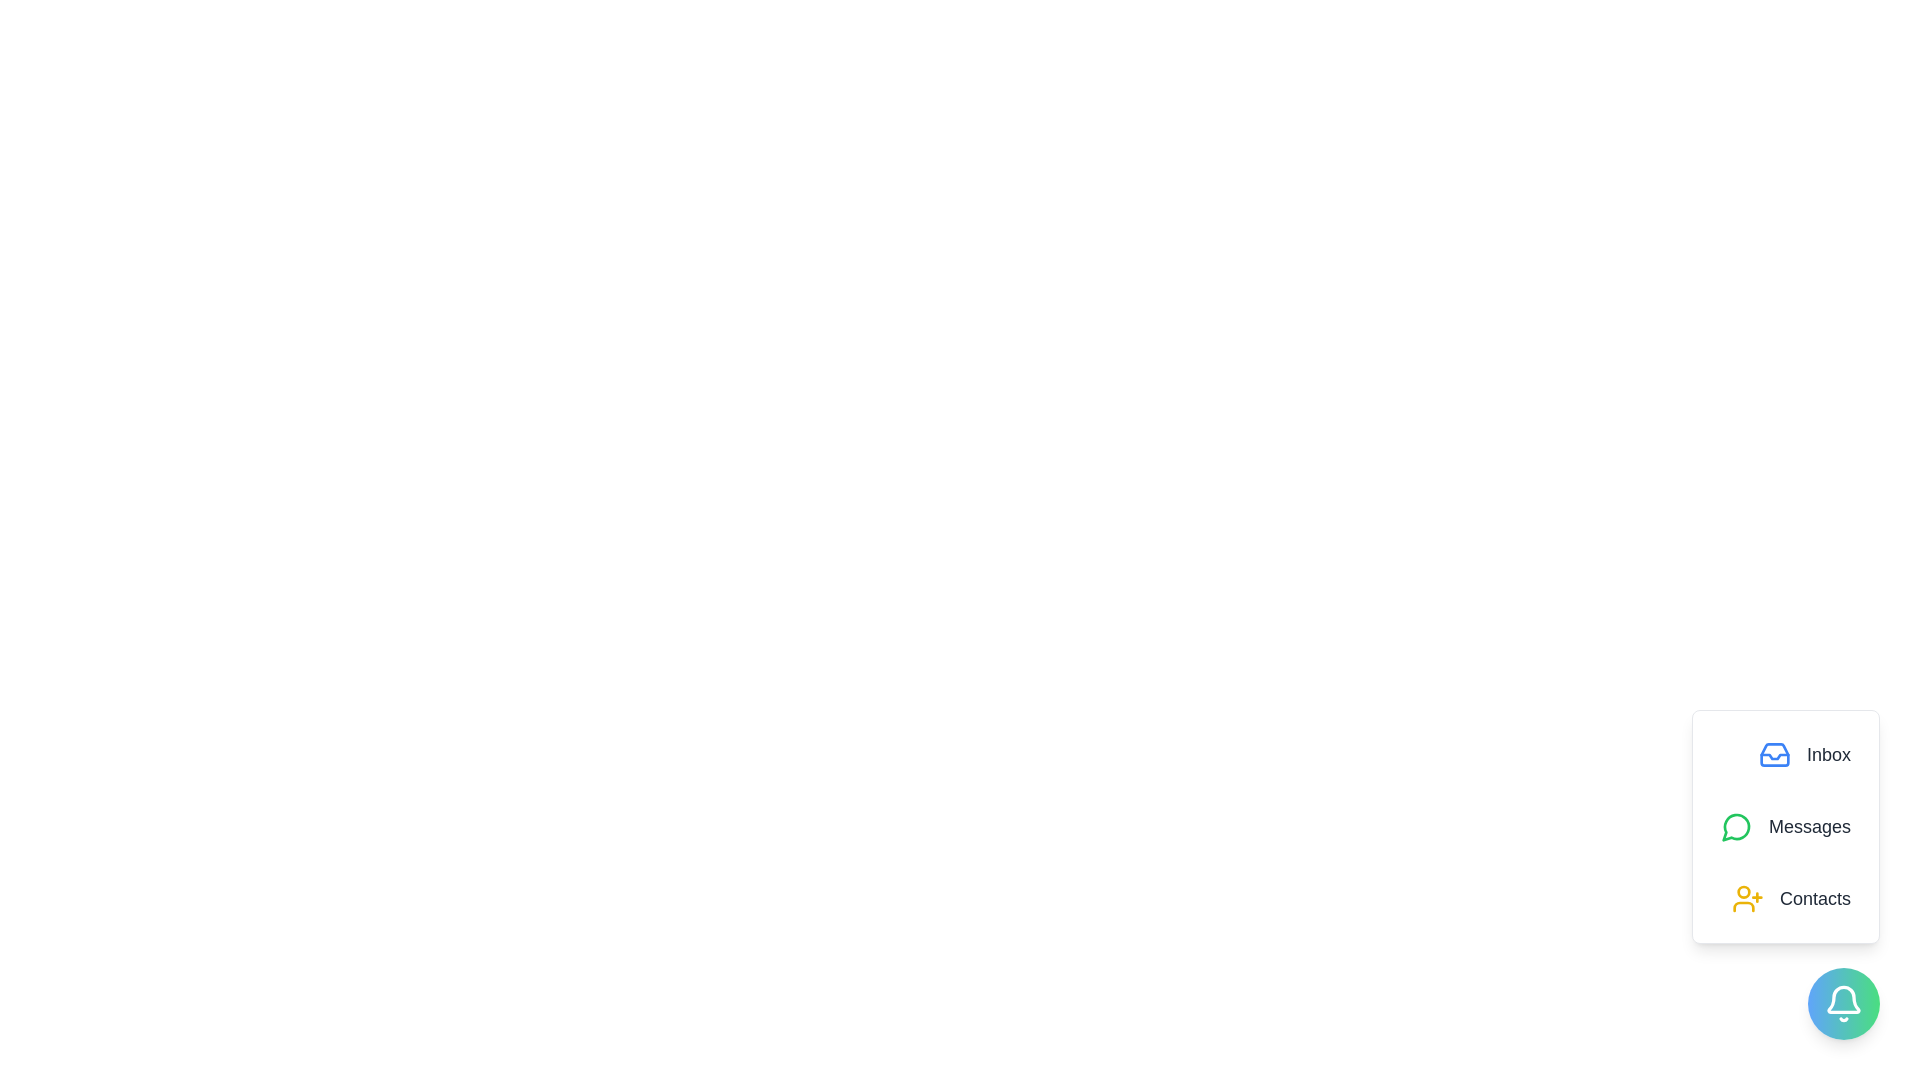 The width and height of the screenshot is (1920, 1080). What do you see at coordinates (1790, 897) in the screenshot?
I see `the 'Contacts' option in the NotificationSpeedDial component` at bounding box center [1790, 897].